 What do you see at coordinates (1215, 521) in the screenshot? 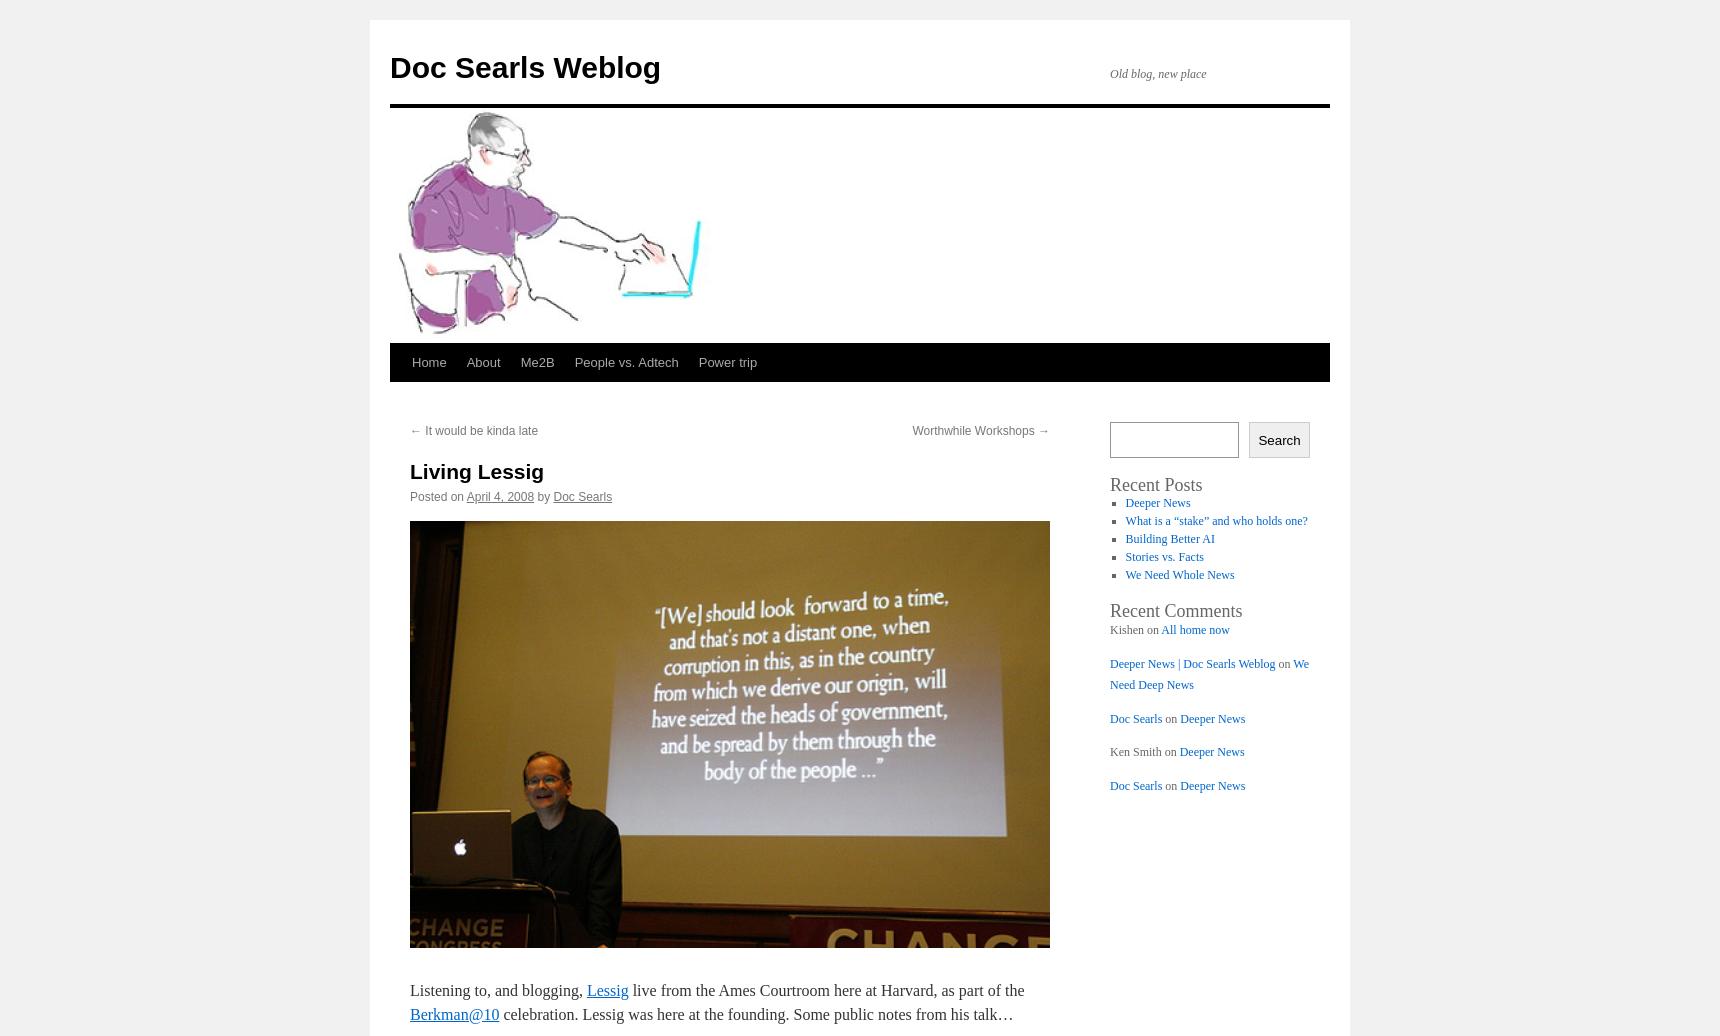
I see `'What is a “stake” and who holds one?'` at bounding box center [1215, 521].